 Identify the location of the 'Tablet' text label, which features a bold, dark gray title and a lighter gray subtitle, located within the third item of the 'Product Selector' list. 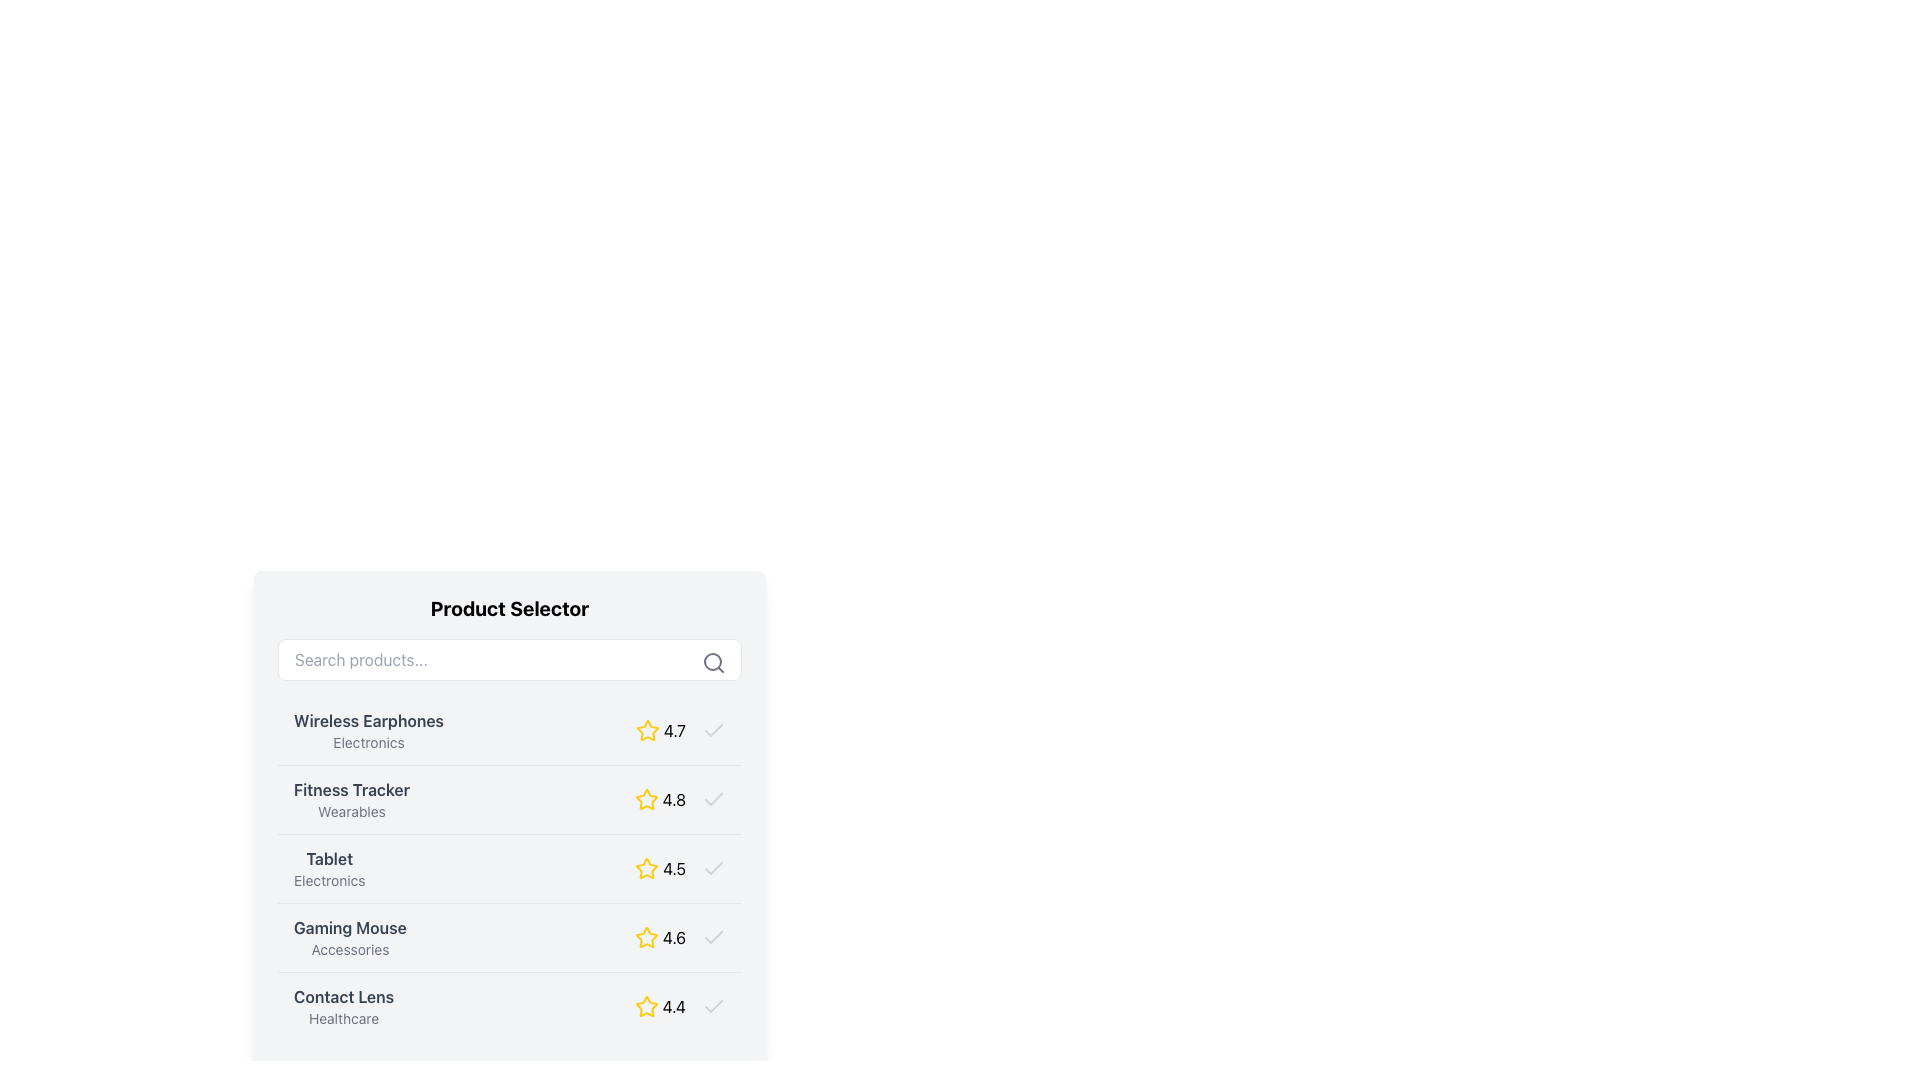
(329, 867).